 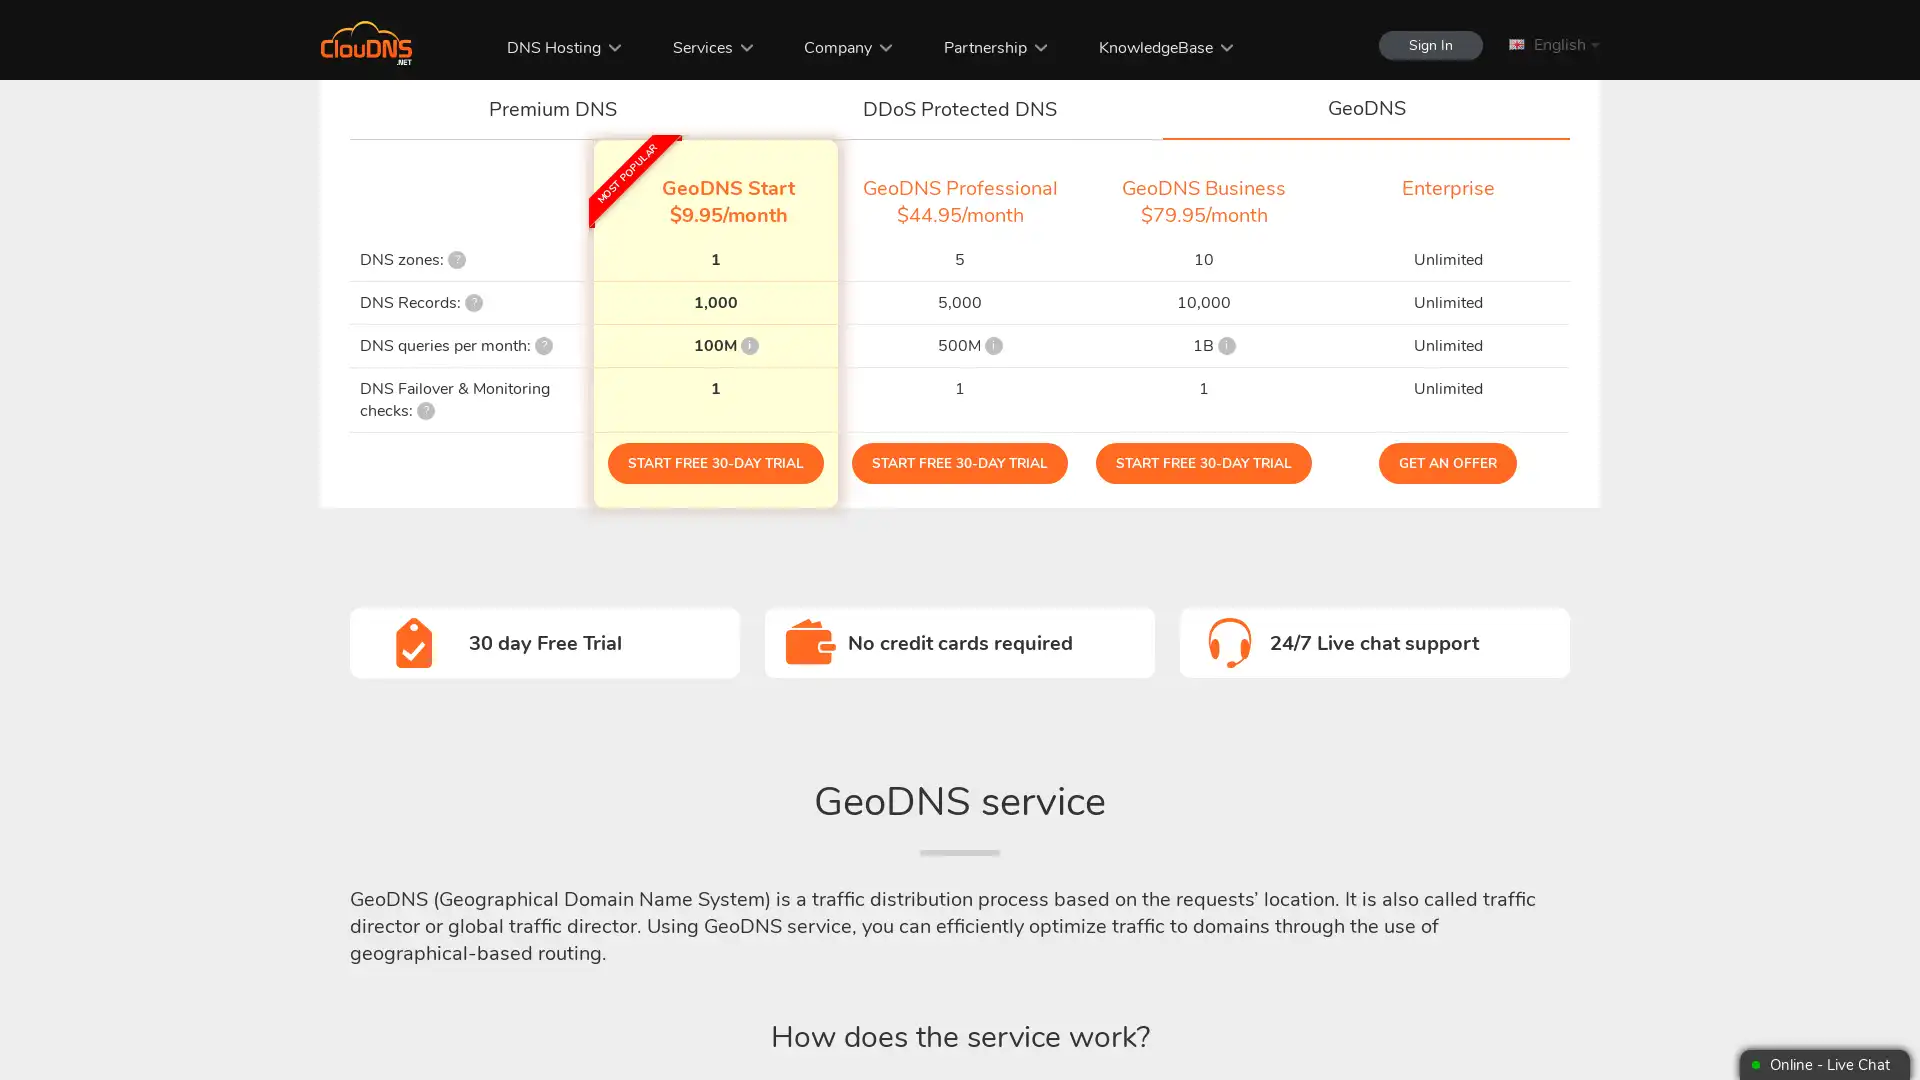 I want to click on Sign In, so click(x=1429, y=45).